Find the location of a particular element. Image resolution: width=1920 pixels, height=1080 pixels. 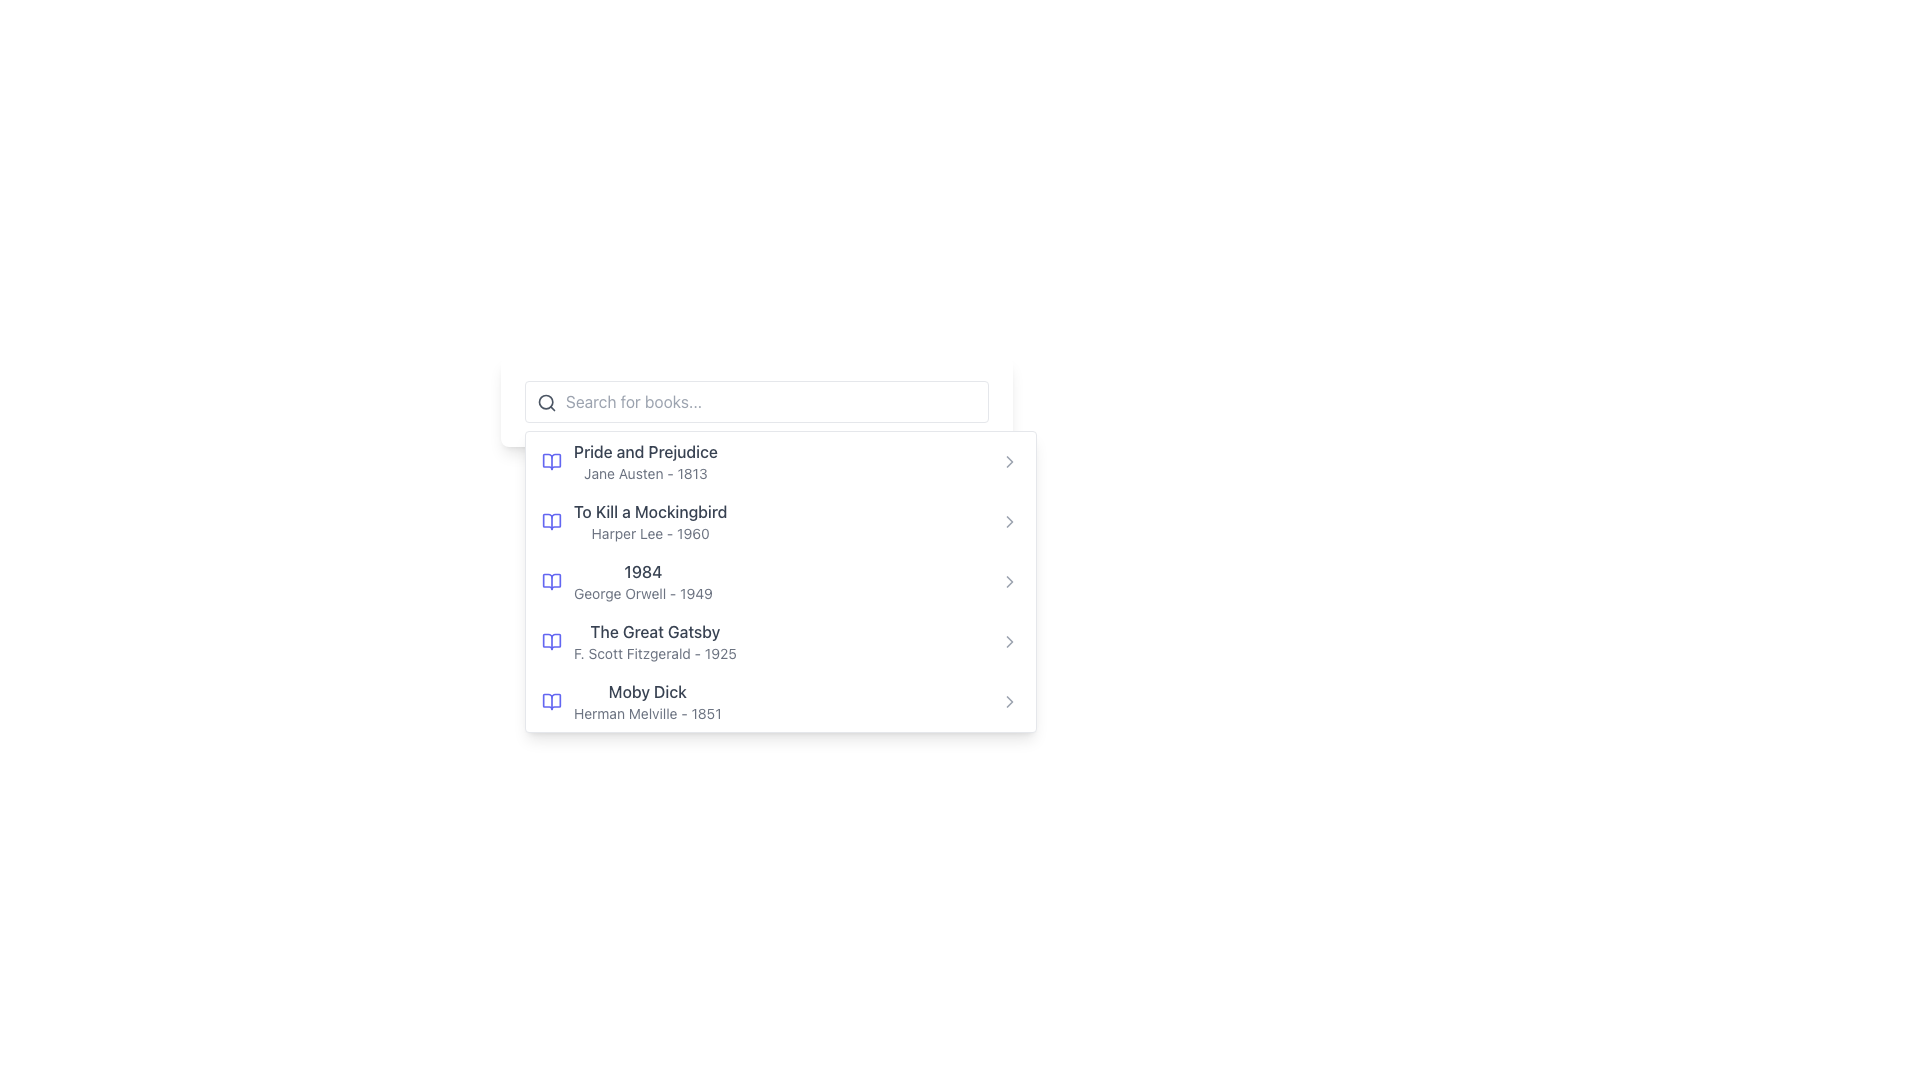

the right-pointing chevron icon in the row for 'The Great Gatsby' by F. Scott Fitzgerald, which is the fourth entry in the book list is located at coordinates (1009, 641).